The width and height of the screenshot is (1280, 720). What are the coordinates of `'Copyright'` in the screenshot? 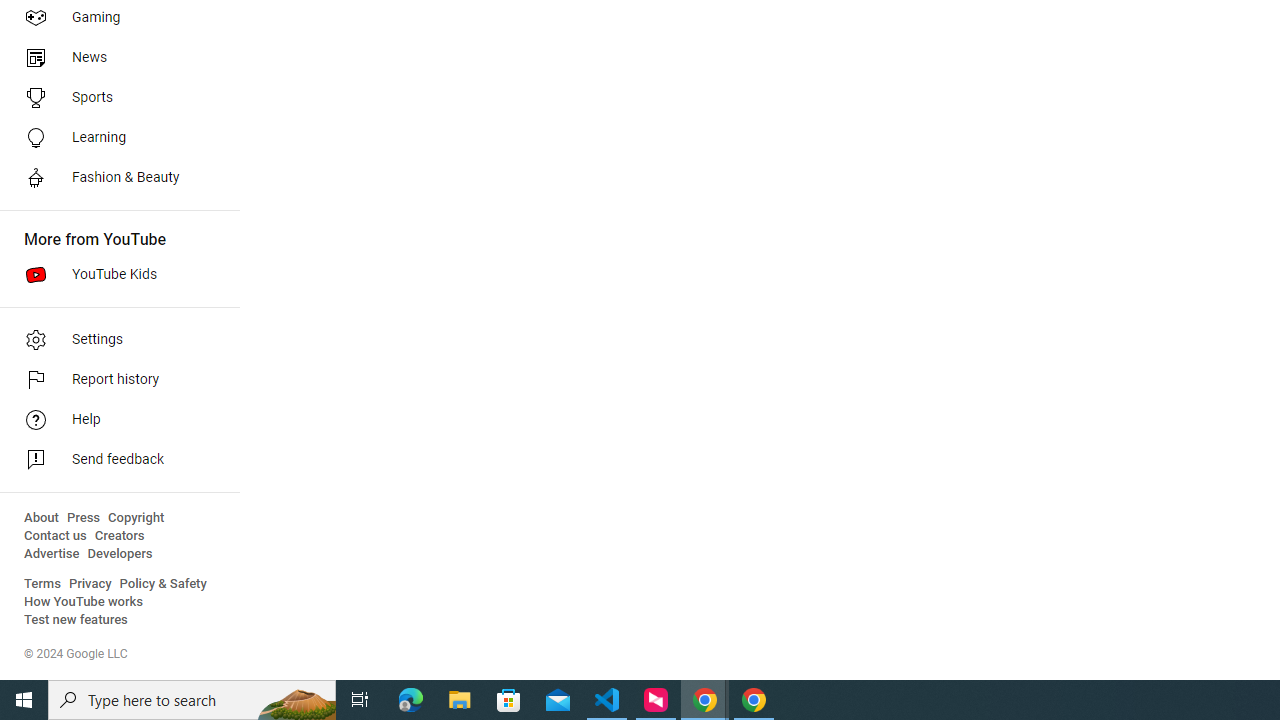 It's located at (135, 517).